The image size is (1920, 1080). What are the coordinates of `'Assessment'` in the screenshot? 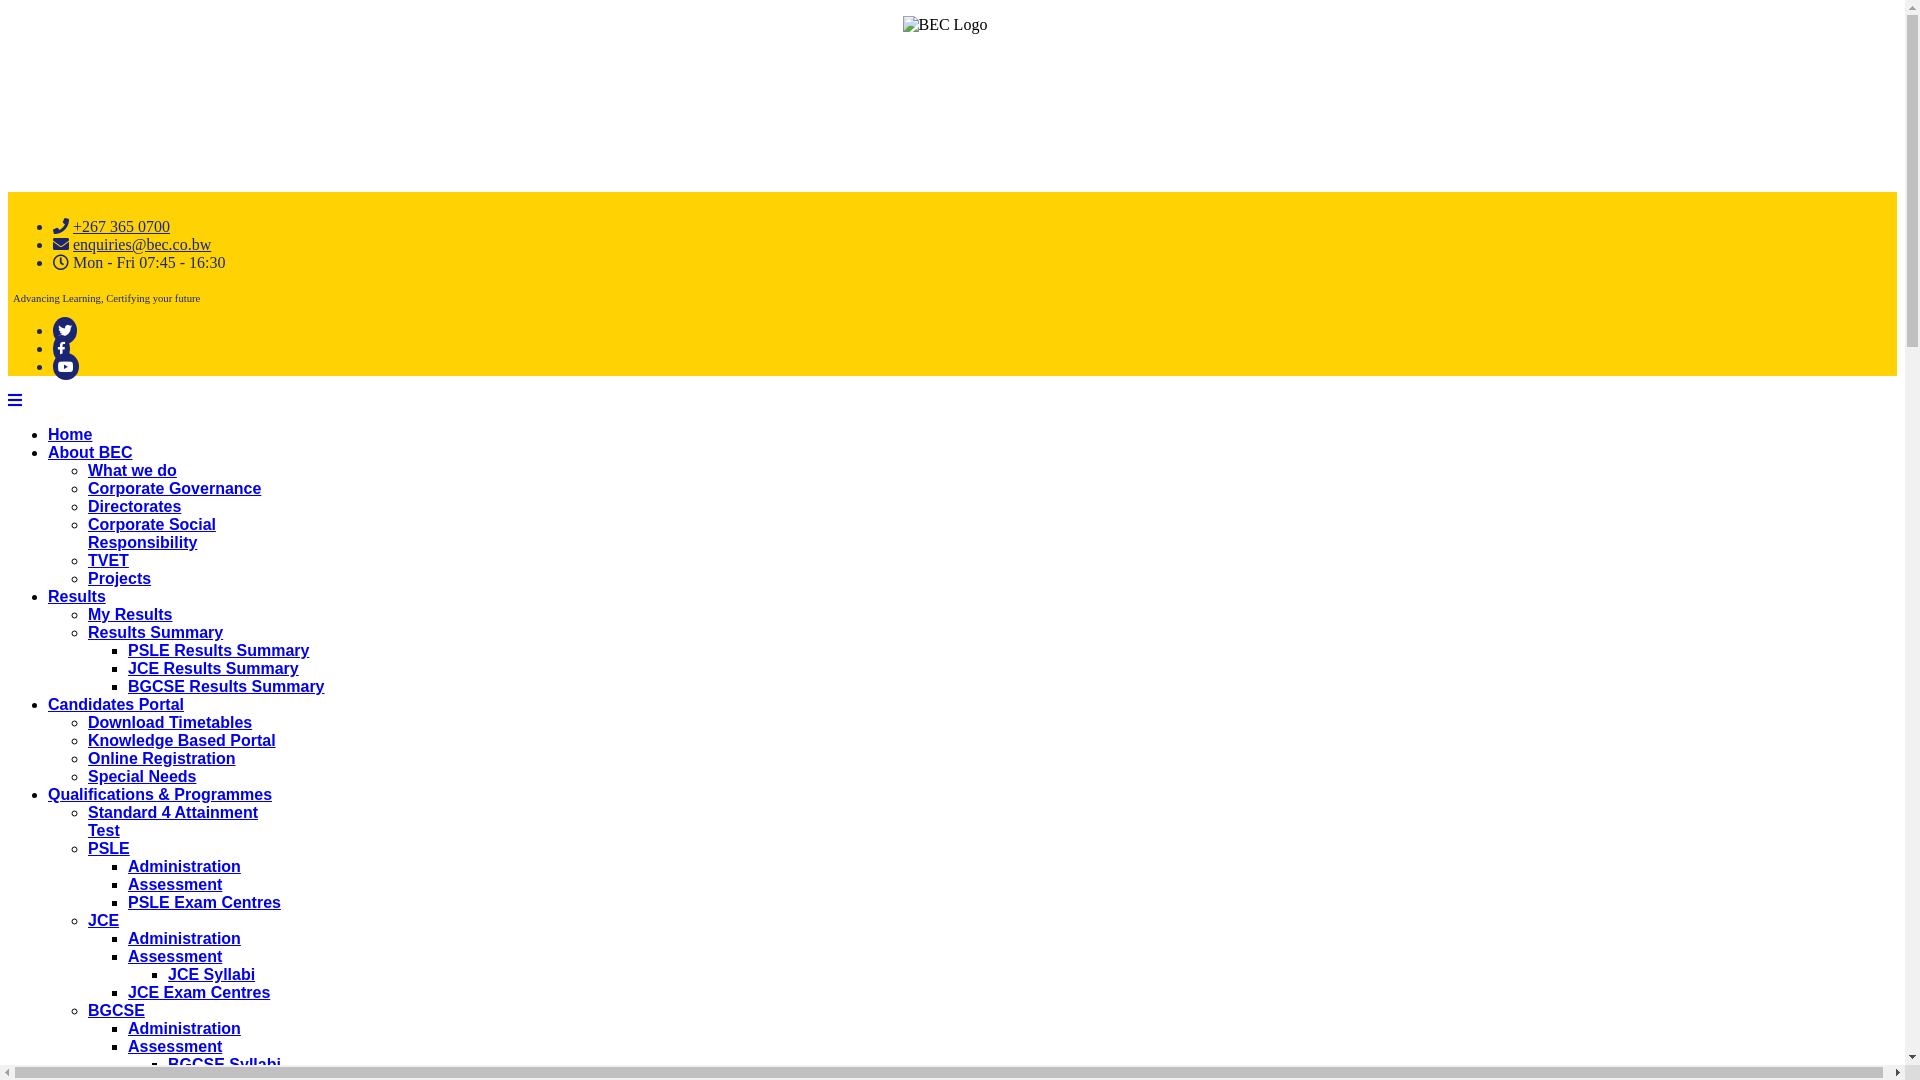 It's located at (127, 883).